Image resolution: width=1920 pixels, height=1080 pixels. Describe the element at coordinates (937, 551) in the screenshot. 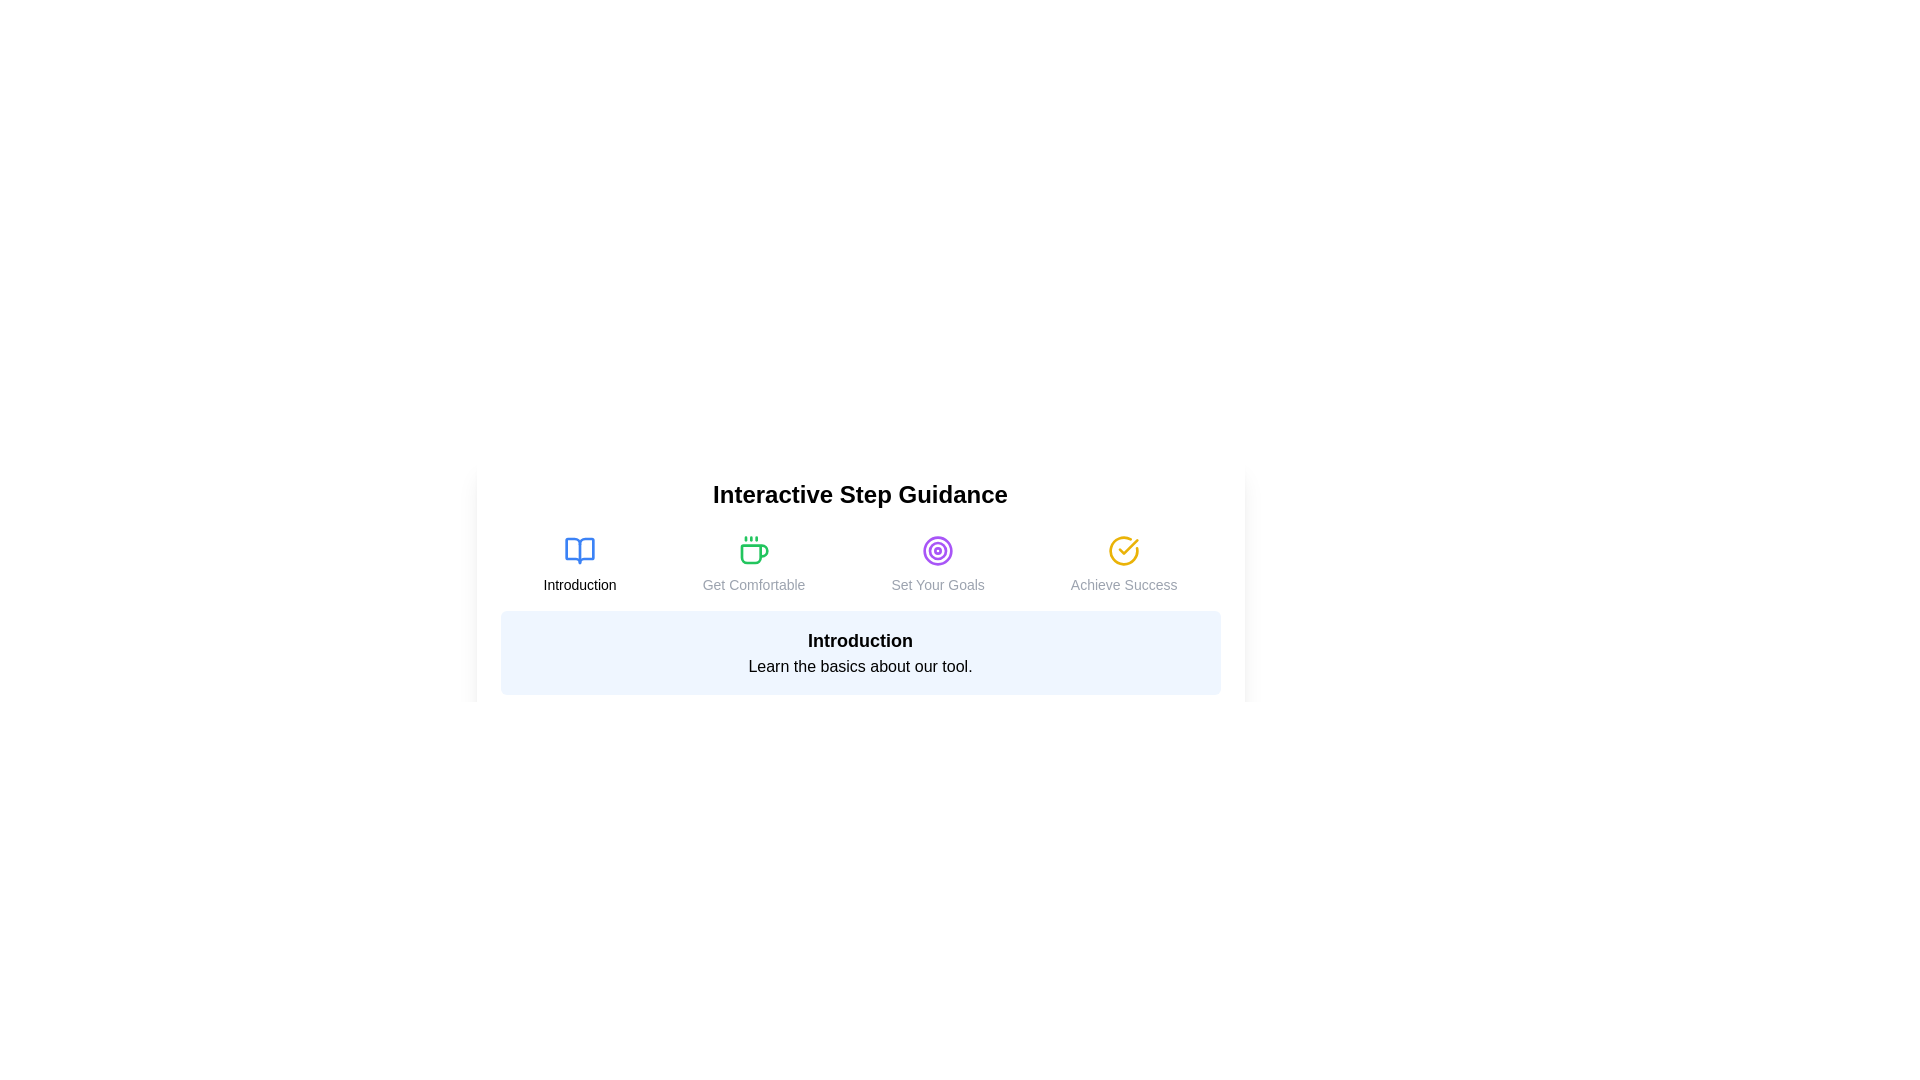

I see `the 'Set Your Goals' indicator icon, which is the second icon in a row of four icons under the text 'Interactive Step Guidance'` at that location.